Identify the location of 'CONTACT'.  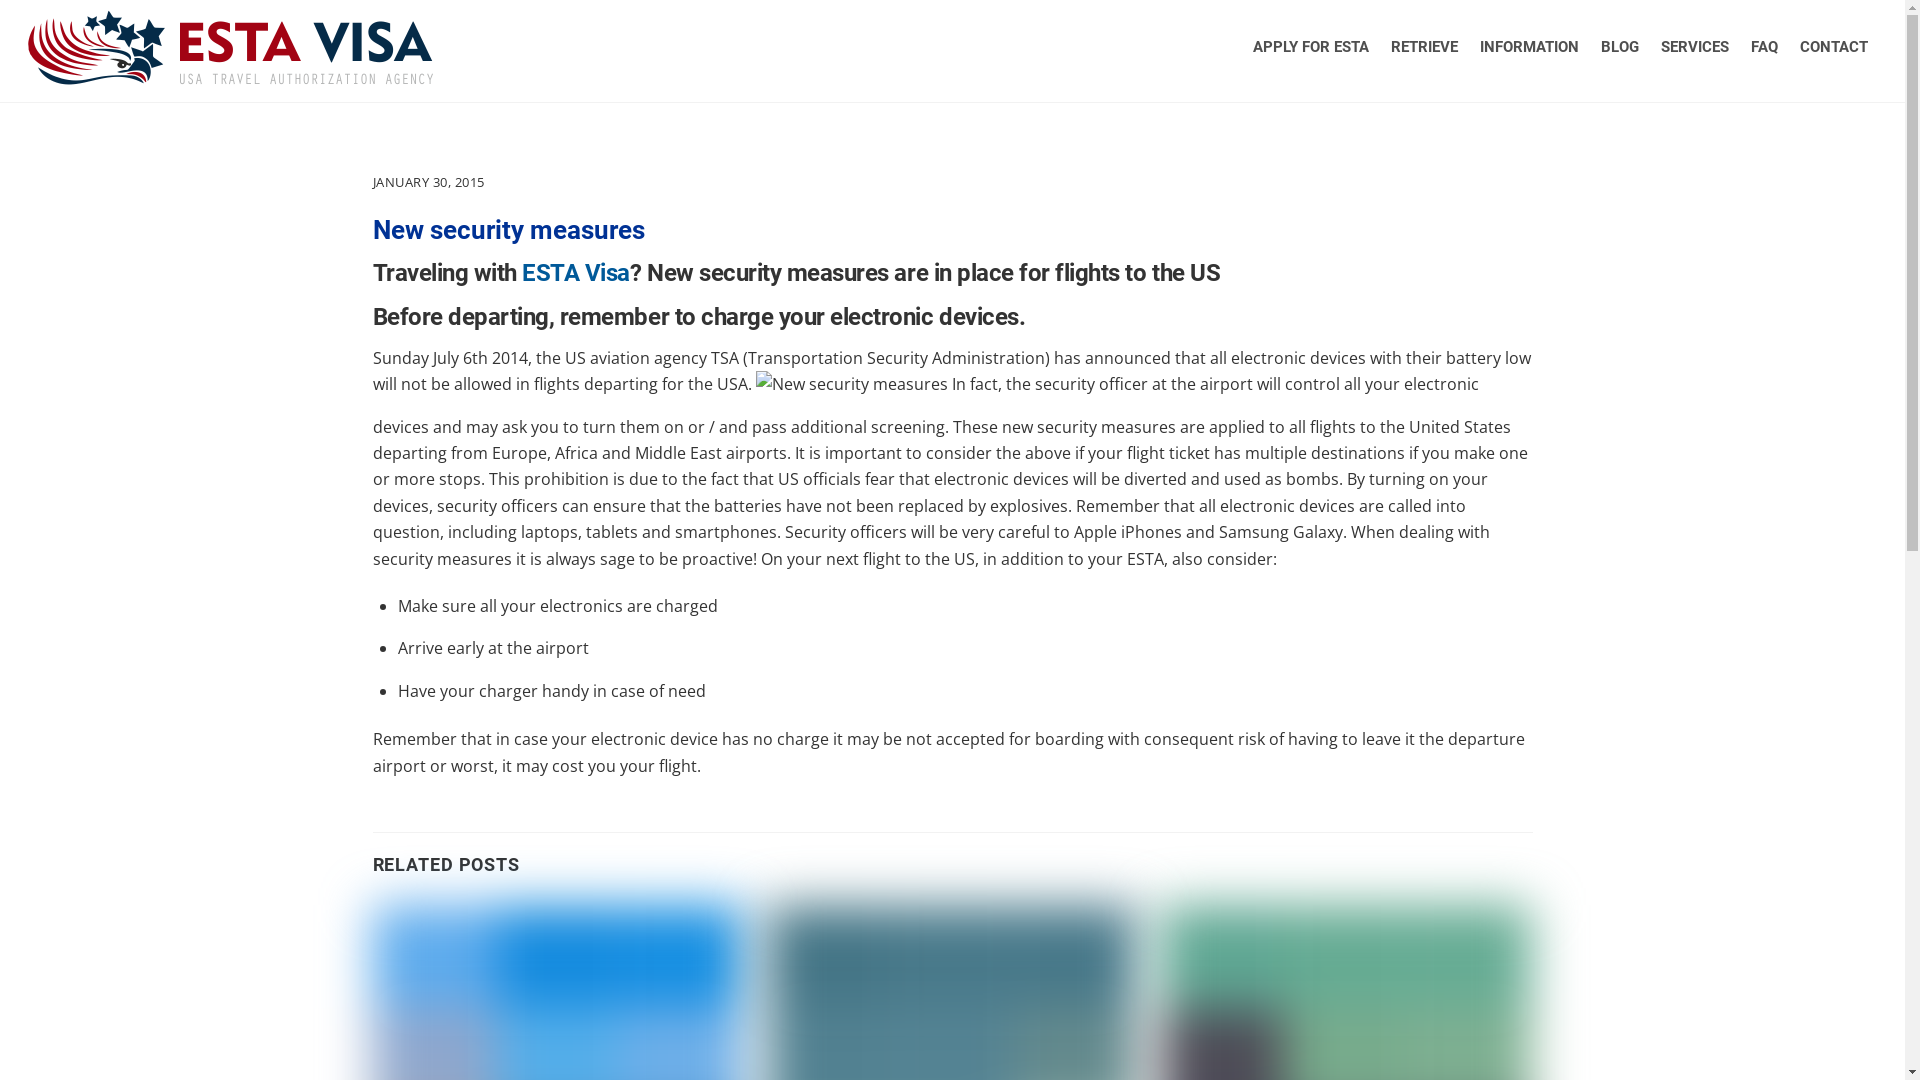
(1790, 45).